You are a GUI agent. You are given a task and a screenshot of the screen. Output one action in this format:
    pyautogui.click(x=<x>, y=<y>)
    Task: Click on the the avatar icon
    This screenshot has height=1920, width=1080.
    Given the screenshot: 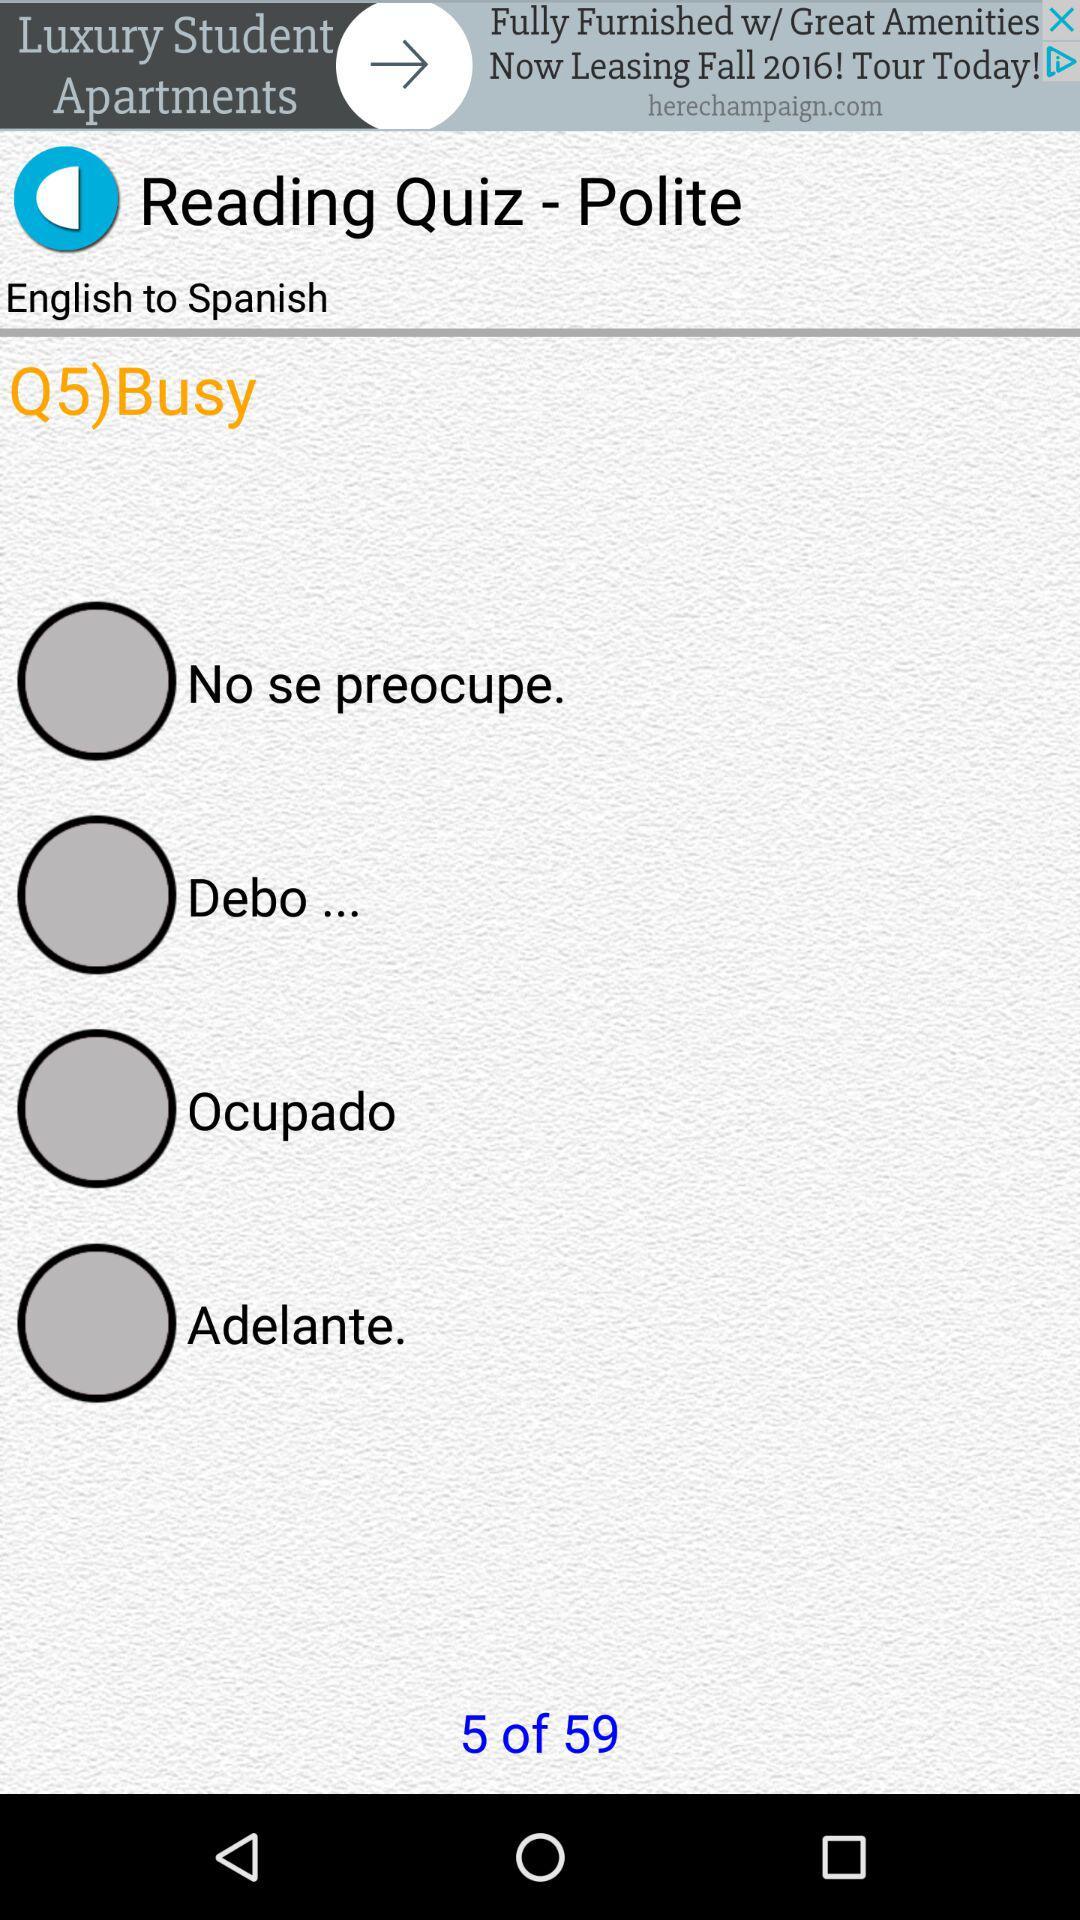 What is the action you would take?
    pyautogui.click(x=97, y=1415)
    